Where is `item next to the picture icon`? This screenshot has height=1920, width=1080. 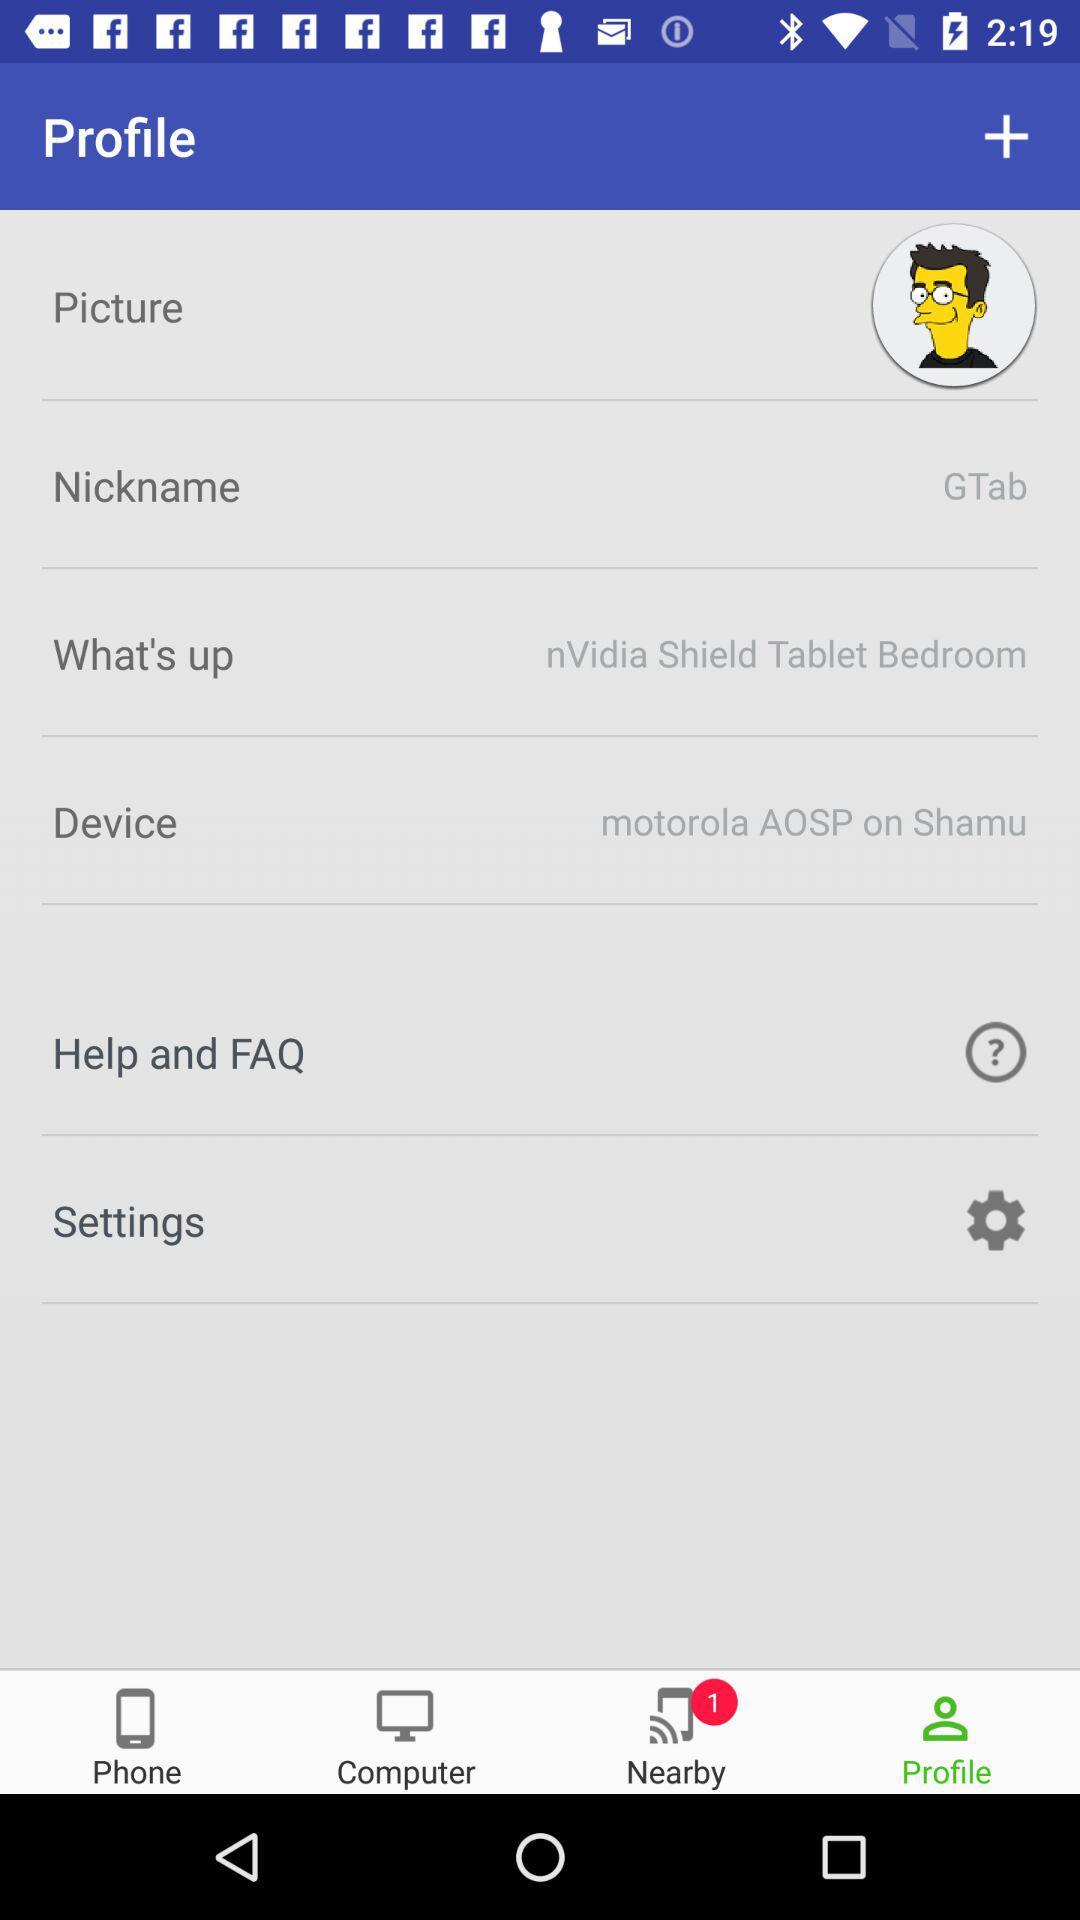
item next to the picture icon is located at coordinates (952, 305).